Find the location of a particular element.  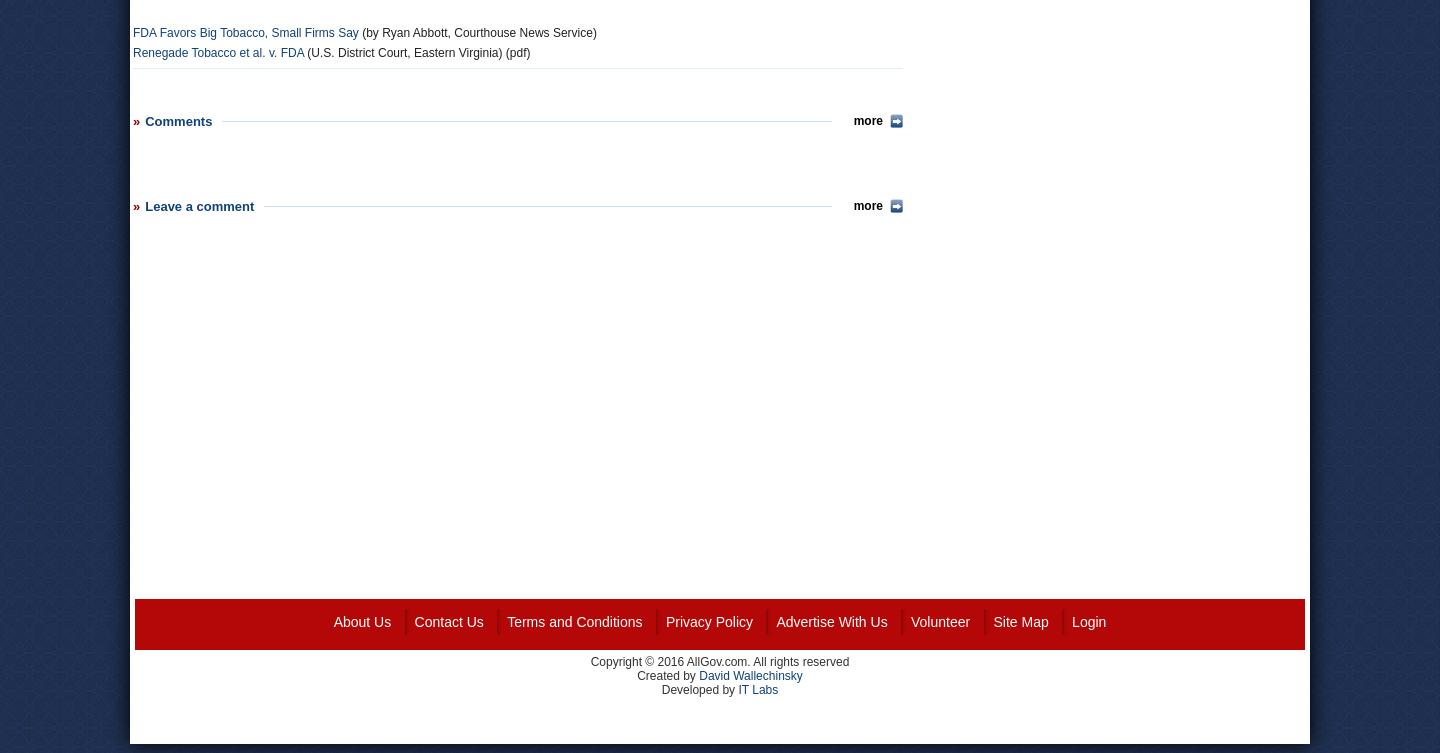

'IT Labs' is located at coordinates (757, 688).